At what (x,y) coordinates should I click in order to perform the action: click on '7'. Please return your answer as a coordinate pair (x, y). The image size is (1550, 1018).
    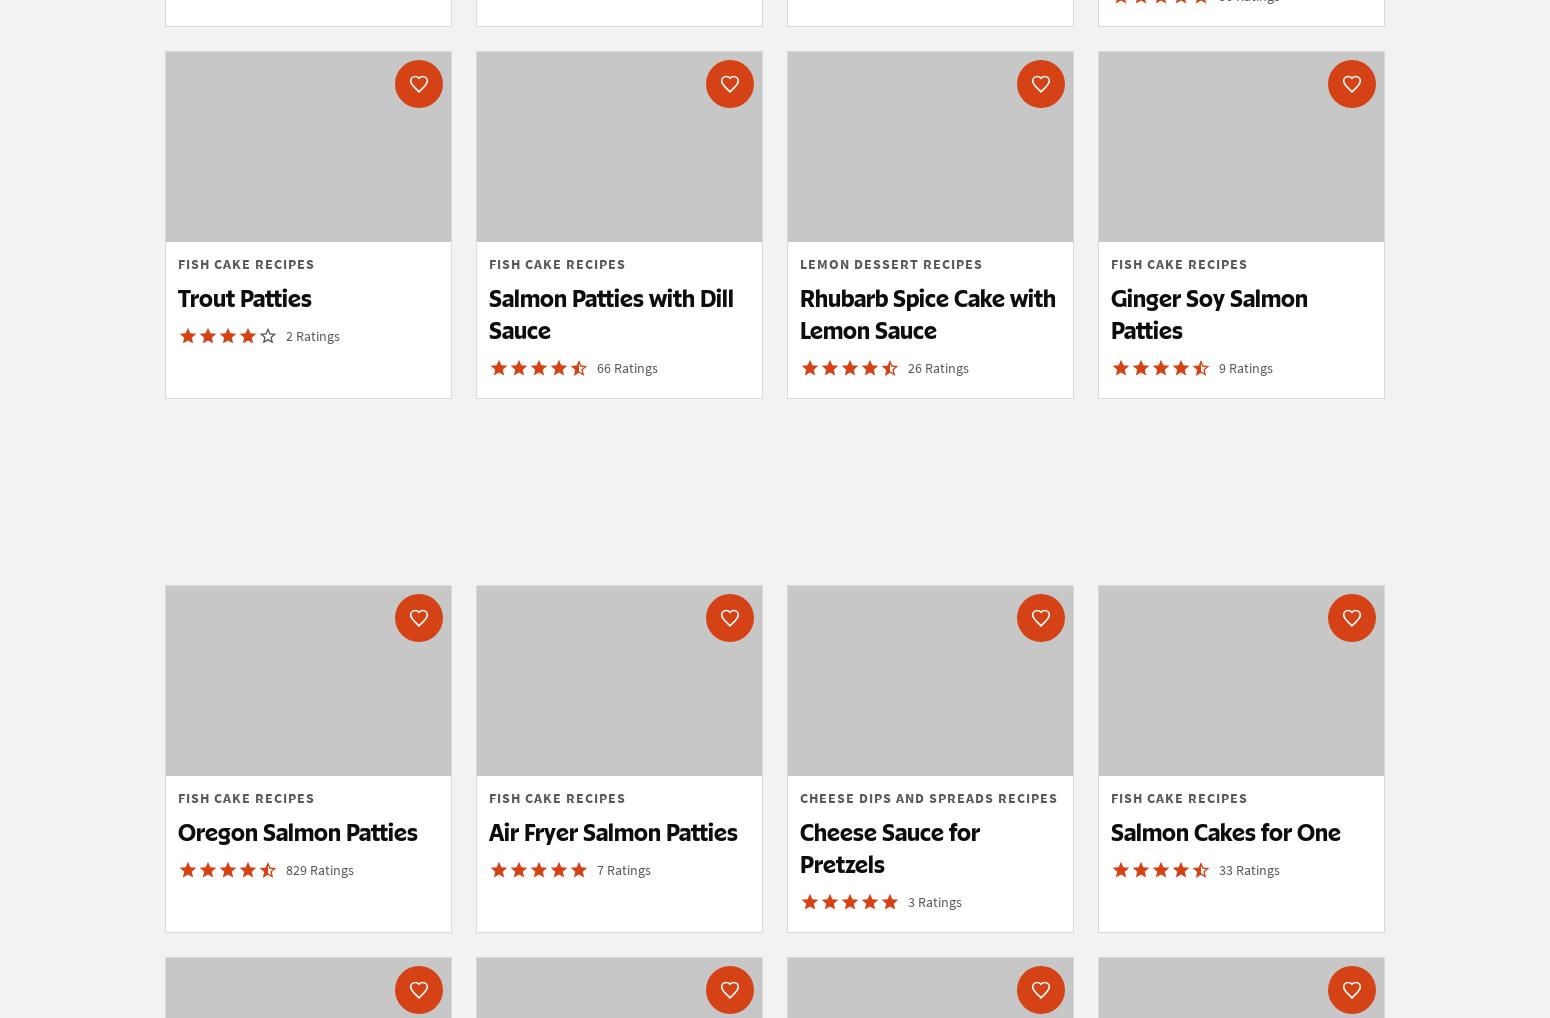
    Looking at the image, I should click on (602, 868).